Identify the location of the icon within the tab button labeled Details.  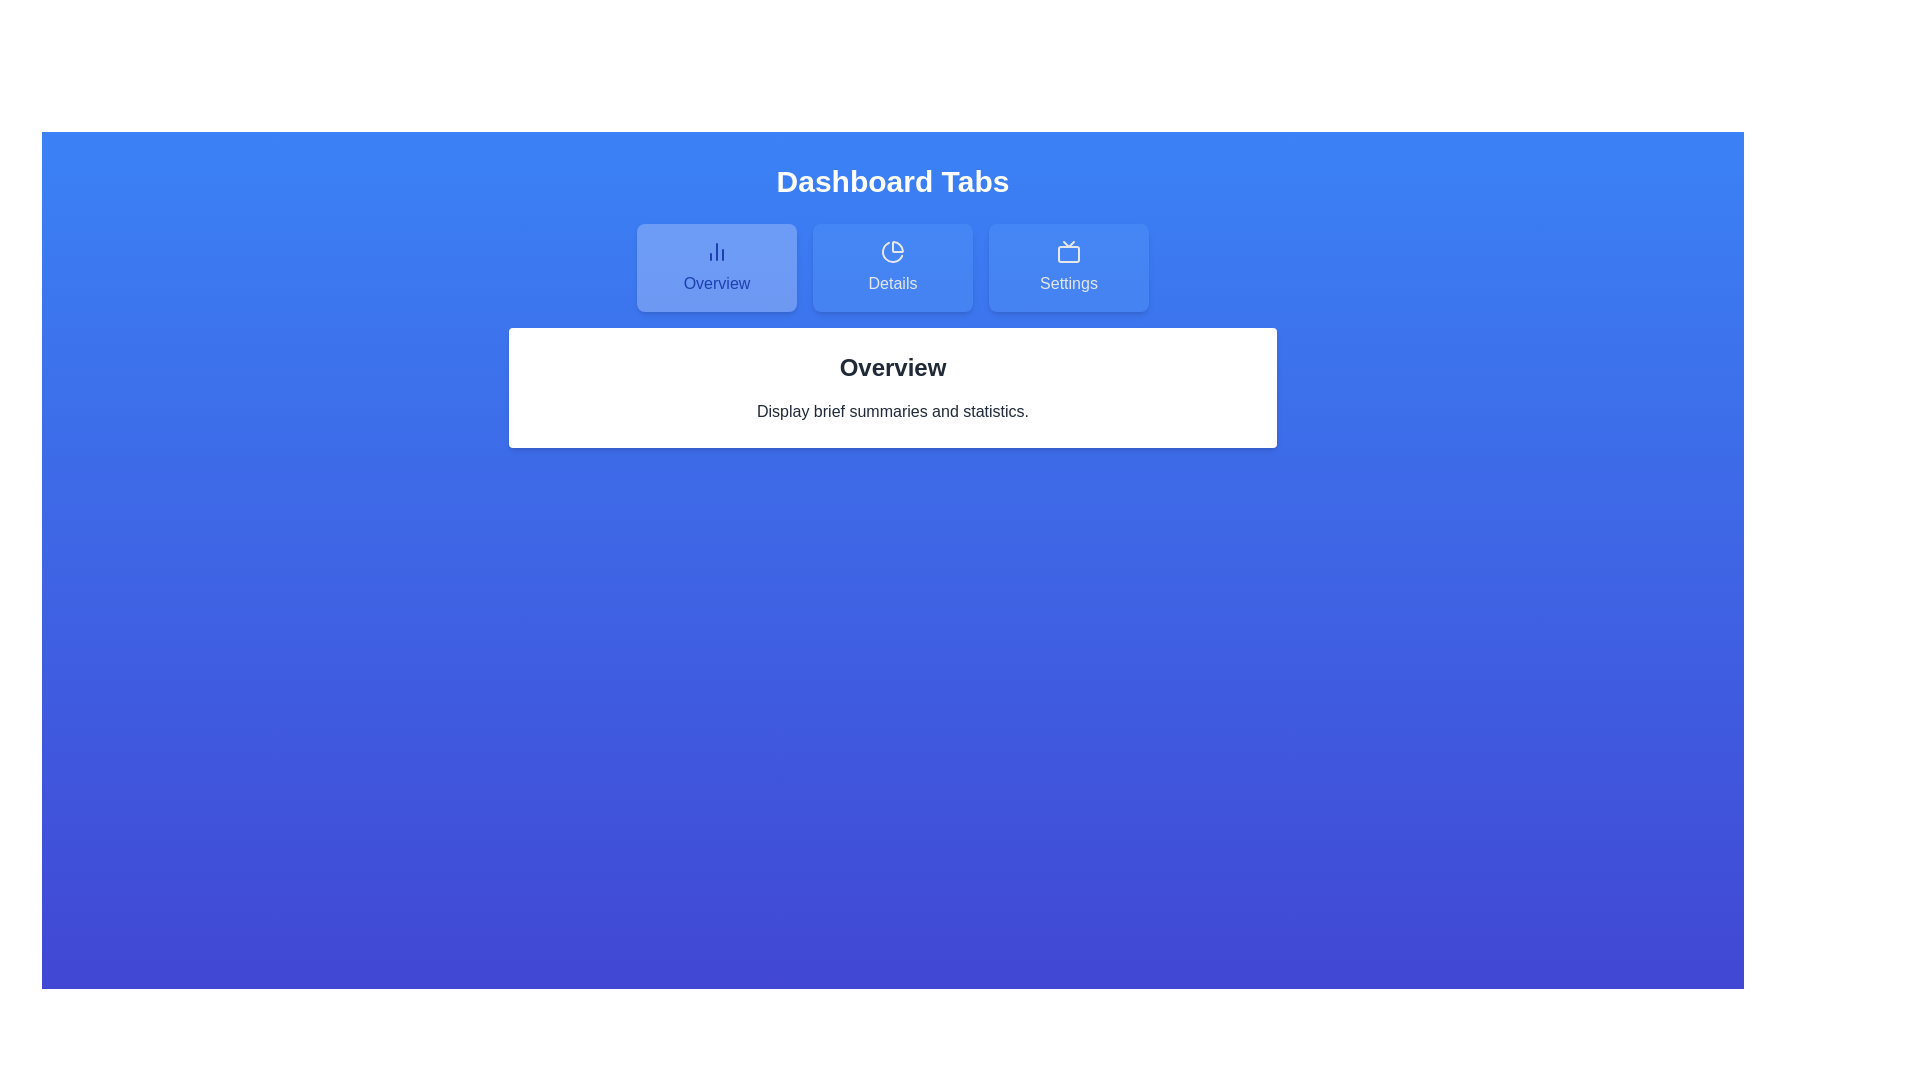
(891, 250).